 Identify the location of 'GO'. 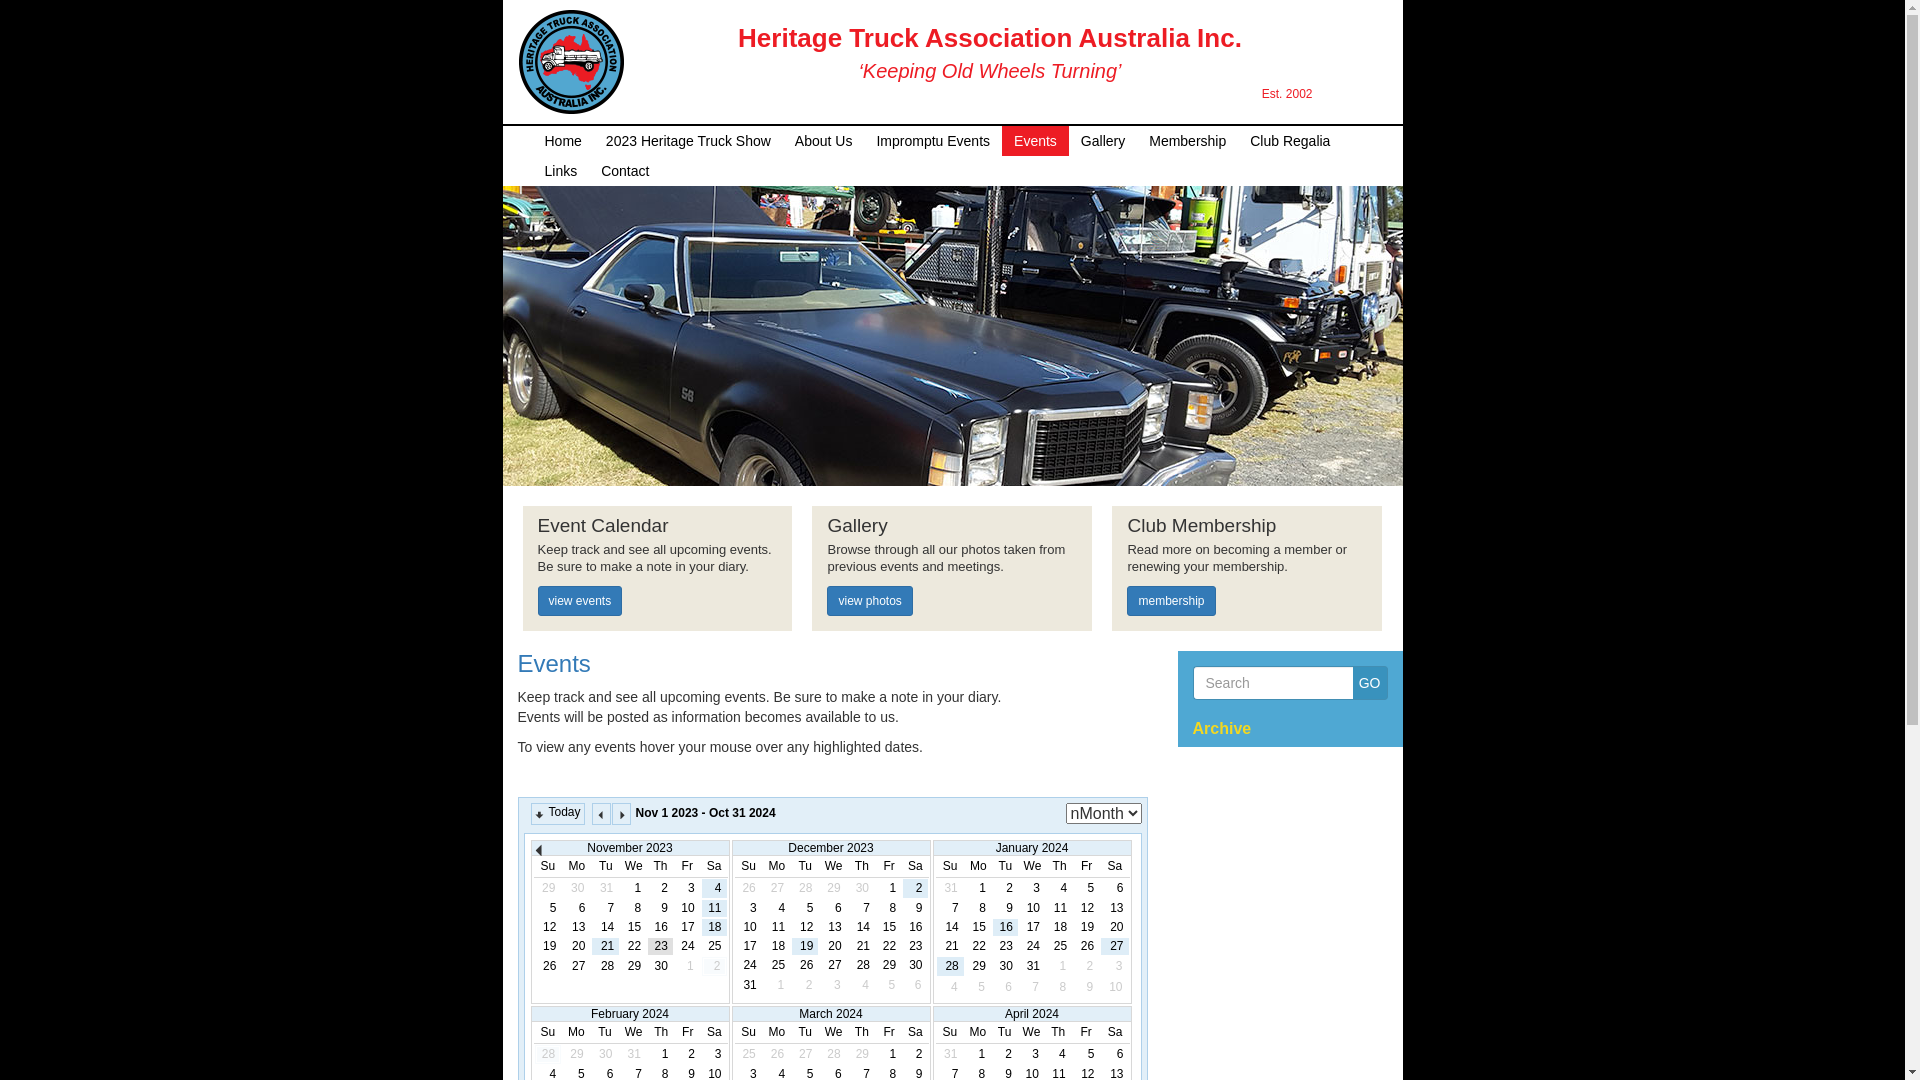
(1369, 681).